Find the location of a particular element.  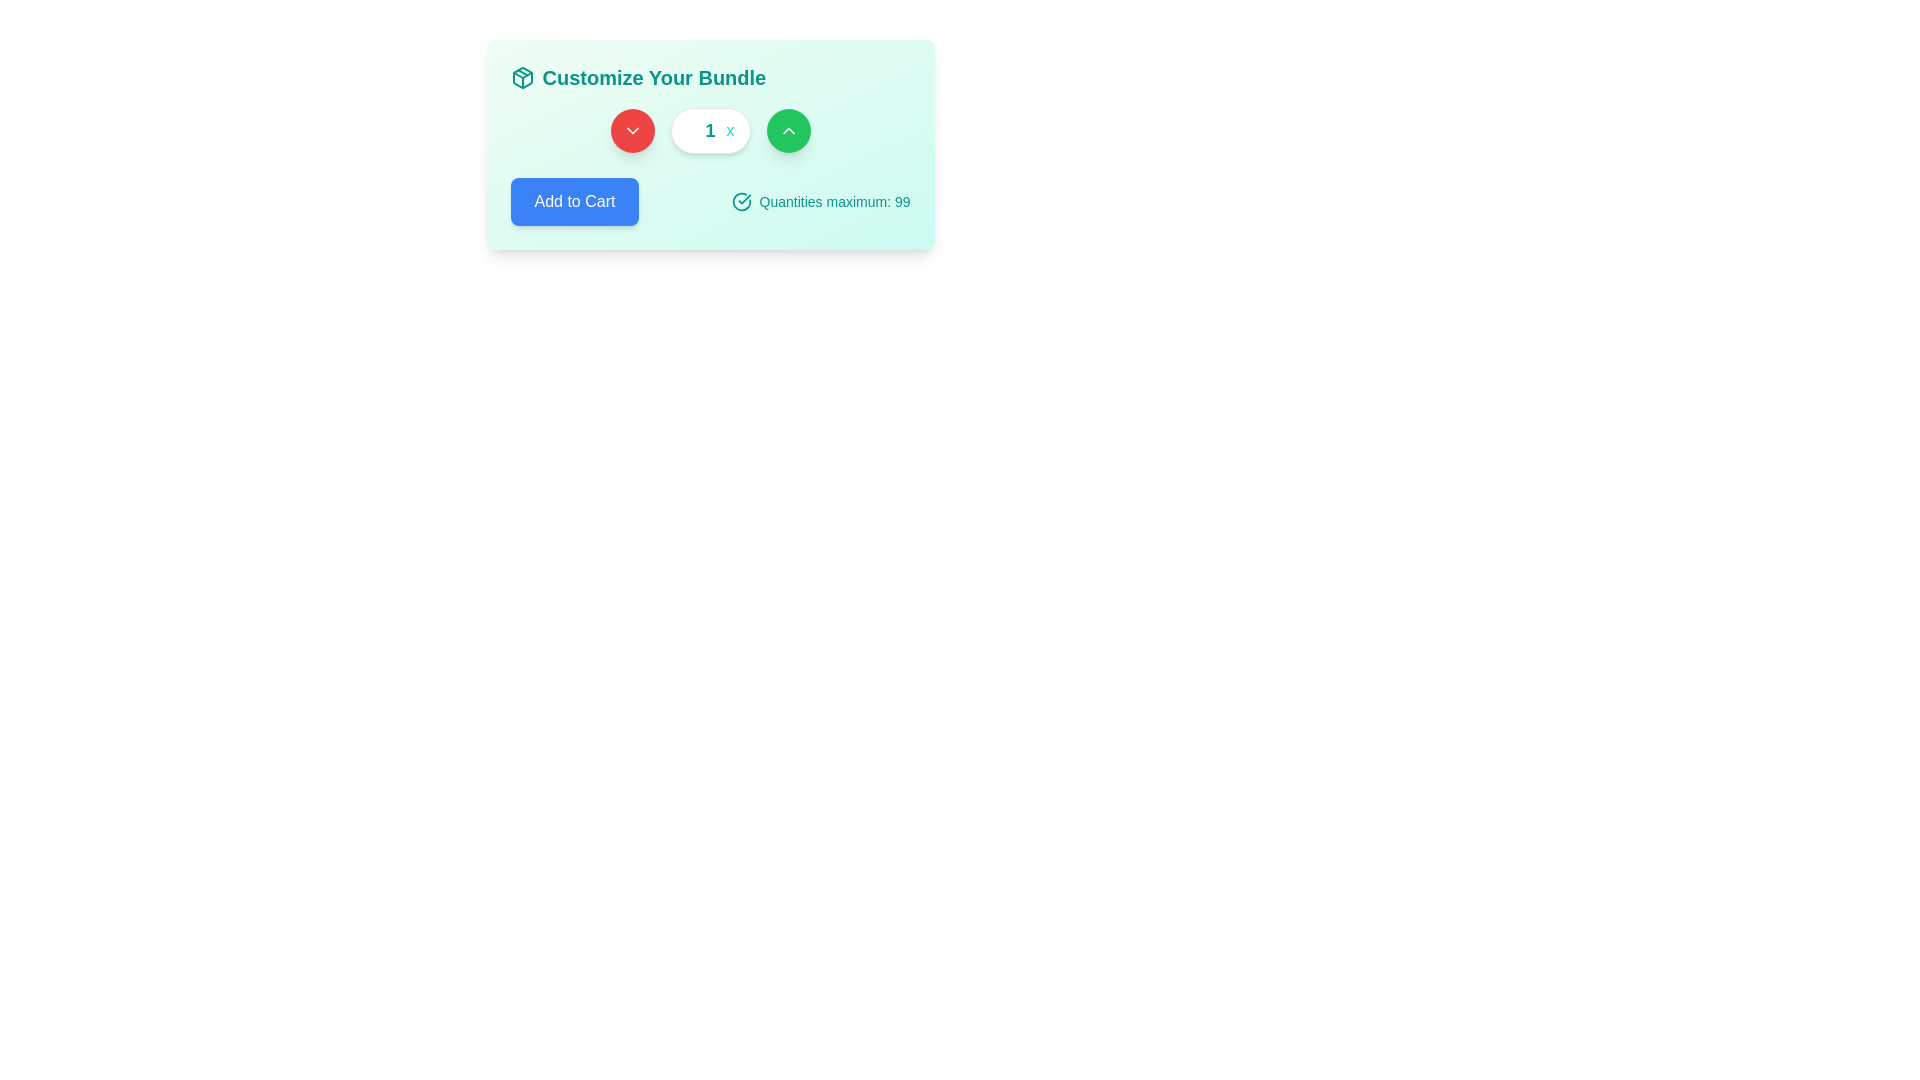

the circular portion of the SVG graphic that resembles part of a checkbox or status indicator, located in the top-left corner of the 'Customize Your Bundle' card is located at coordinates (740, 201).